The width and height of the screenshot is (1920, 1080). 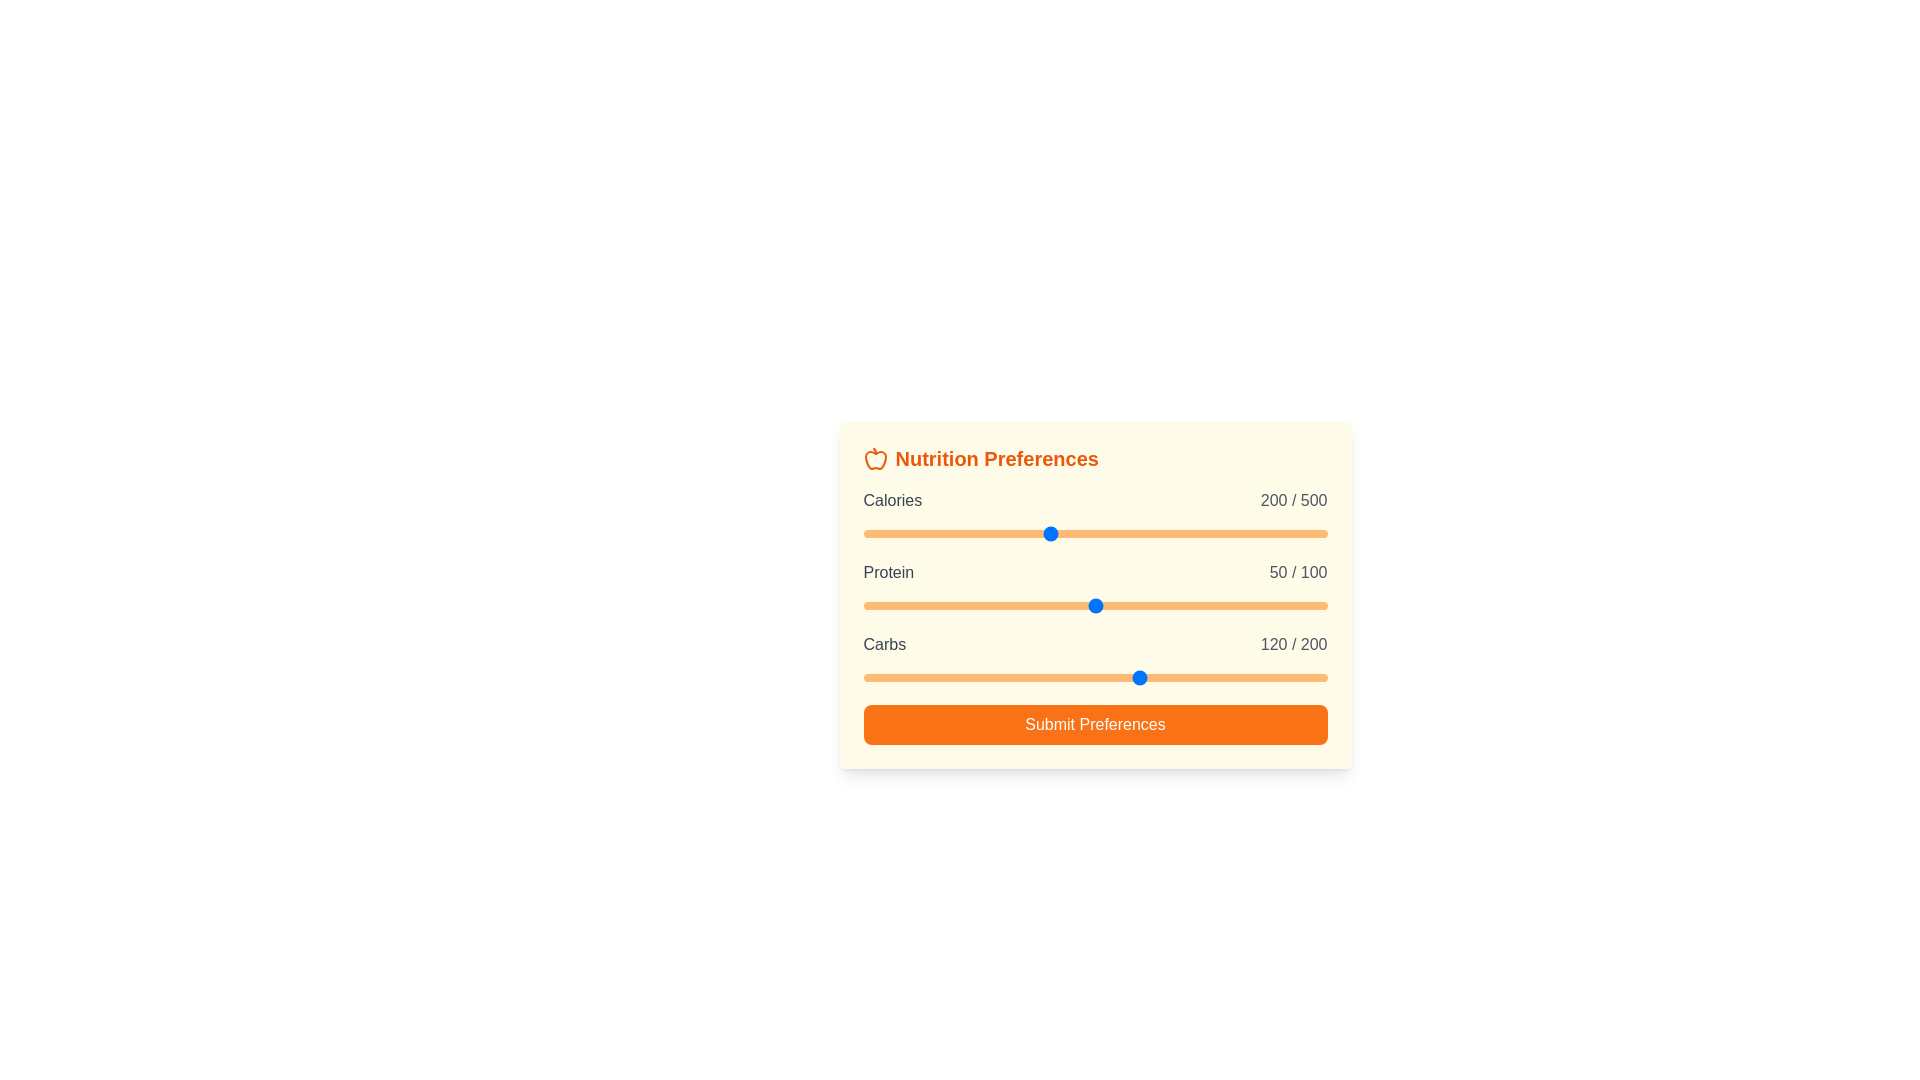 What do you see at coordinates (1039, 604) in the screenshot?
I see `the protein value` at bounding box center [1039, 604].